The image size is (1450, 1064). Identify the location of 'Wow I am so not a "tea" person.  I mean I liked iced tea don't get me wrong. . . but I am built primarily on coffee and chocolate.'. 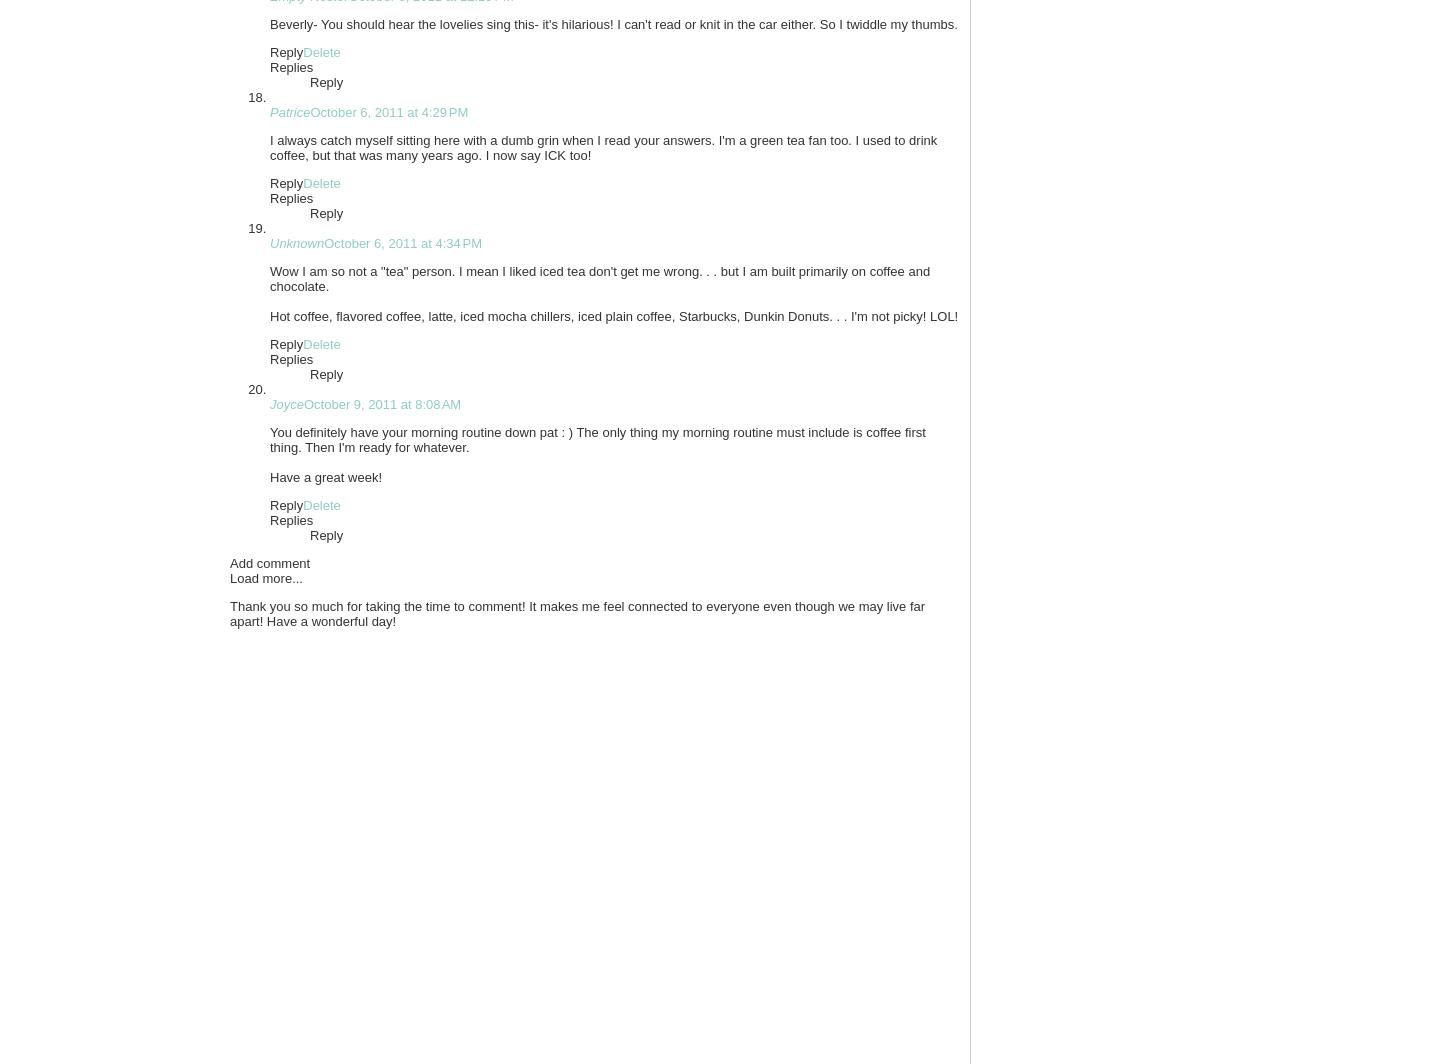
(600, 278).